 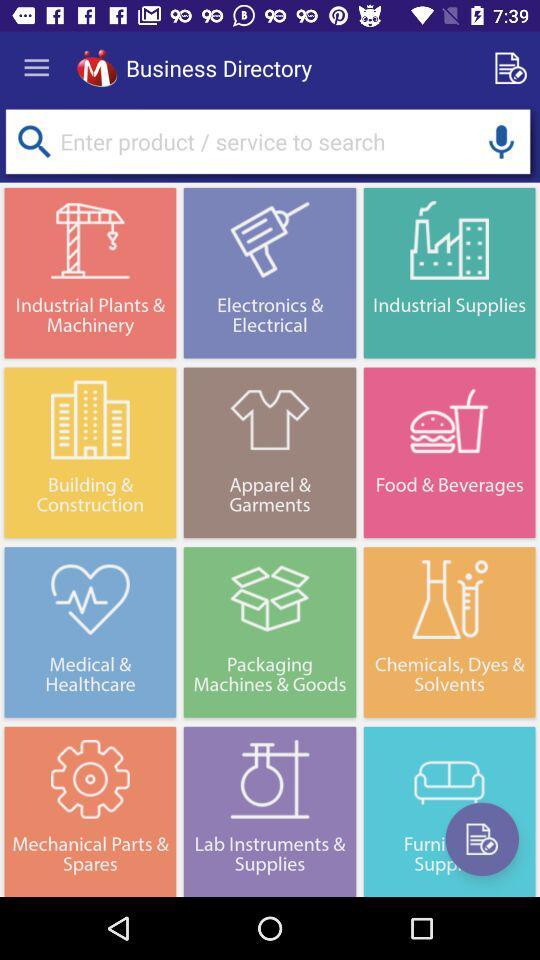 I want to click on the item to the left of business directory app, so click(x=96, y=68).